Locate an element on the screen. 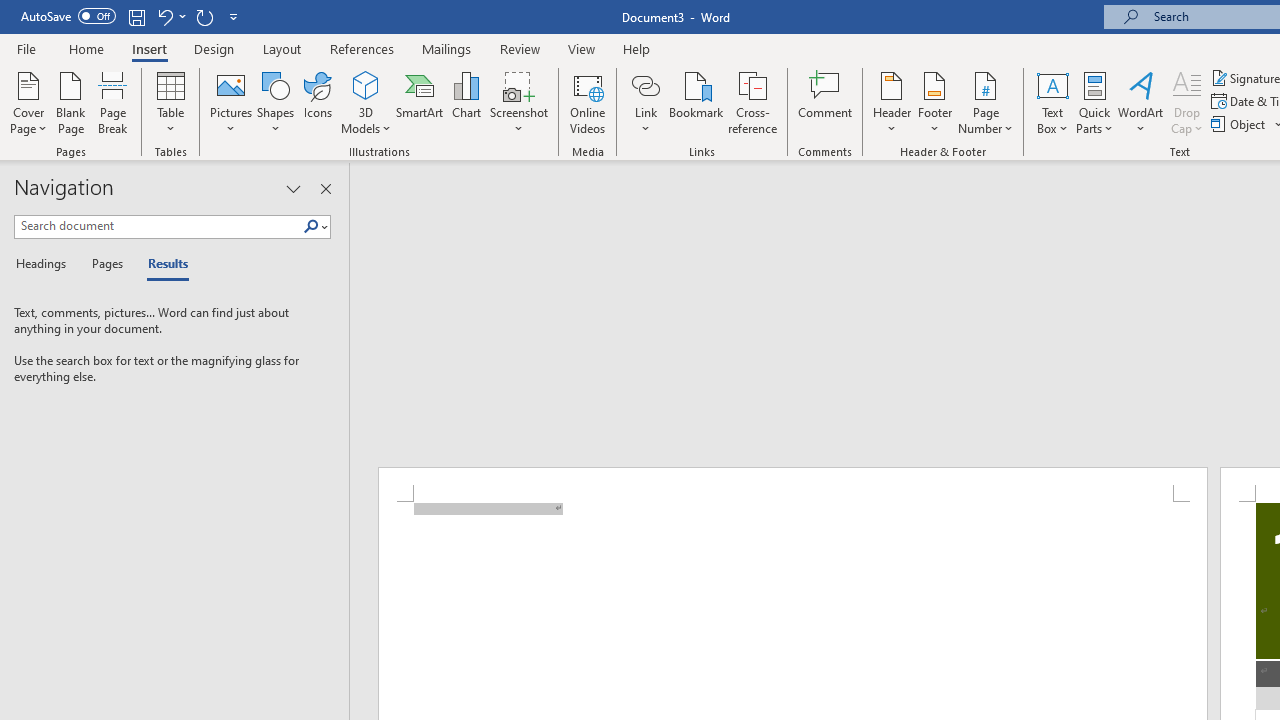 The image size is (1280, 720). 'Cross-reference...' is located at coordinates (751, 103).